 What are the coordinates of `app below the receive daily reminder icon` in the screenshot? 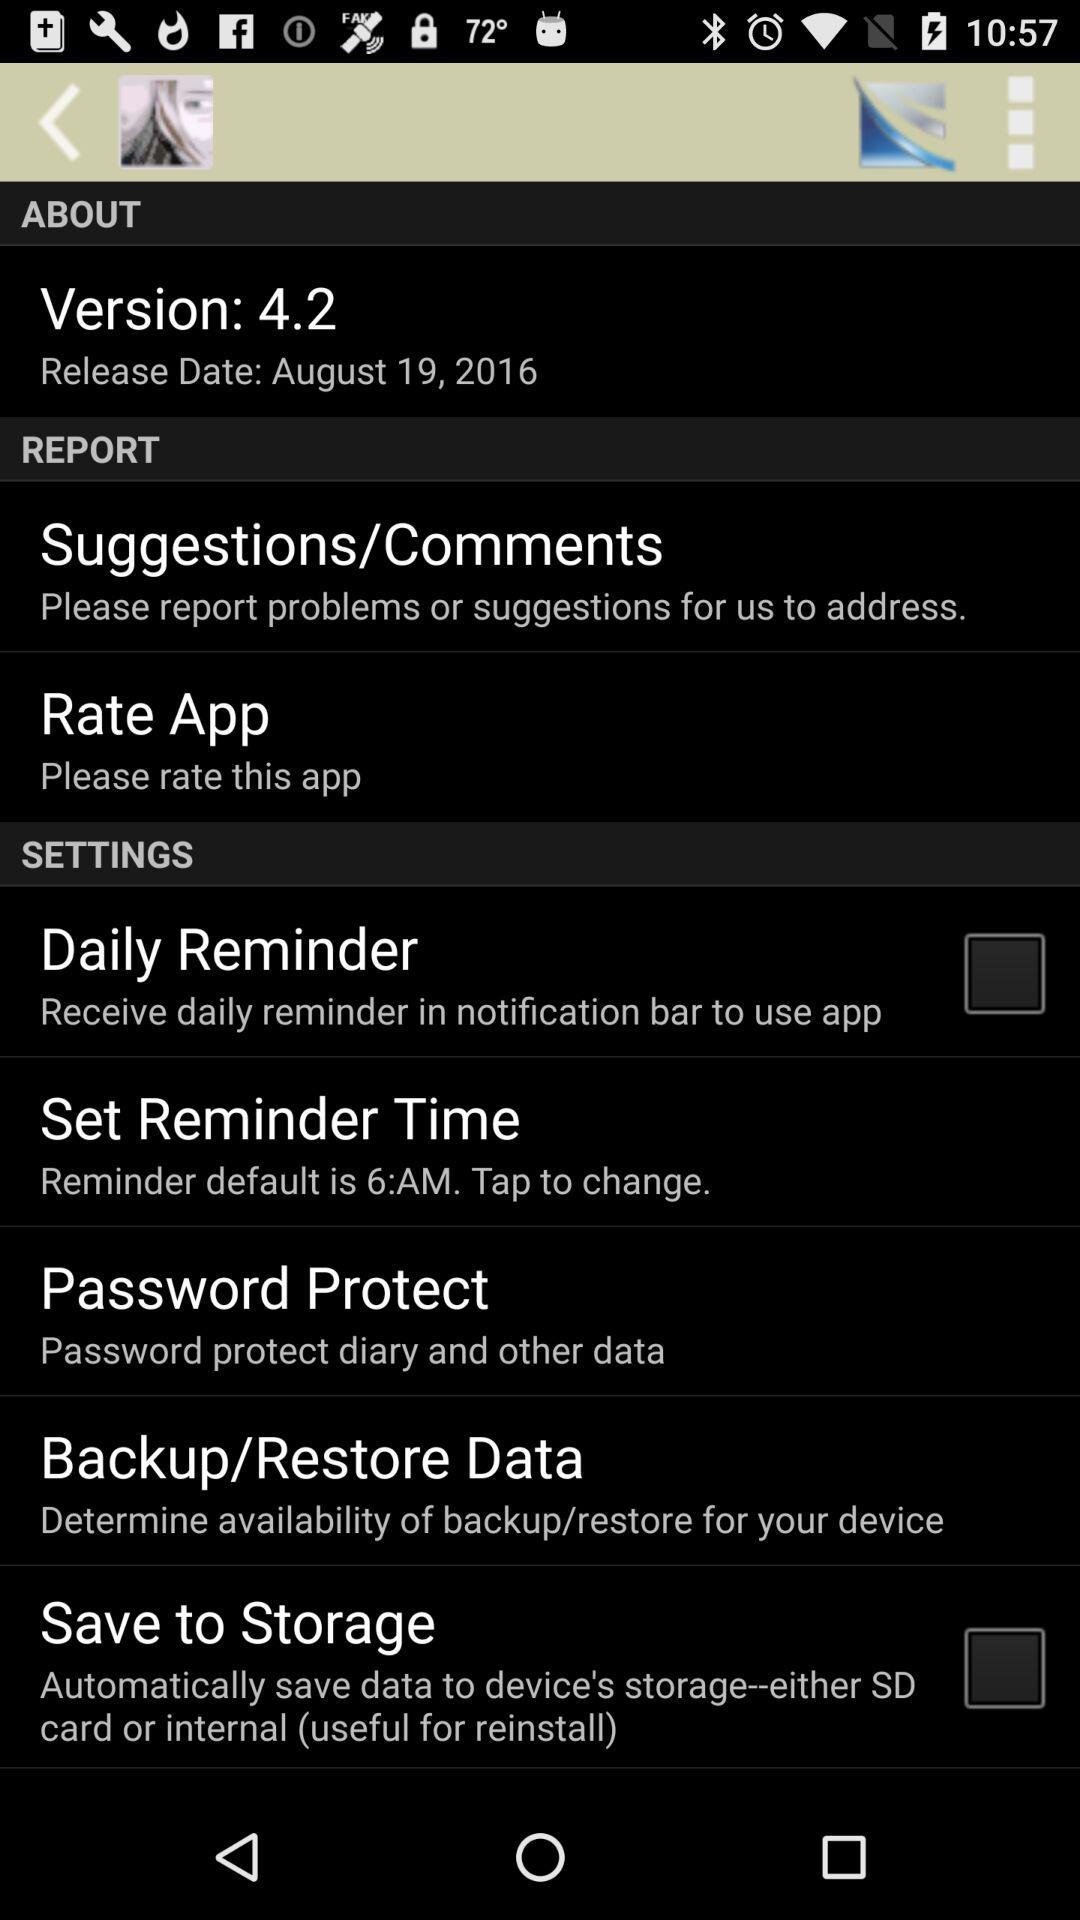 It's located at (280, 1115).